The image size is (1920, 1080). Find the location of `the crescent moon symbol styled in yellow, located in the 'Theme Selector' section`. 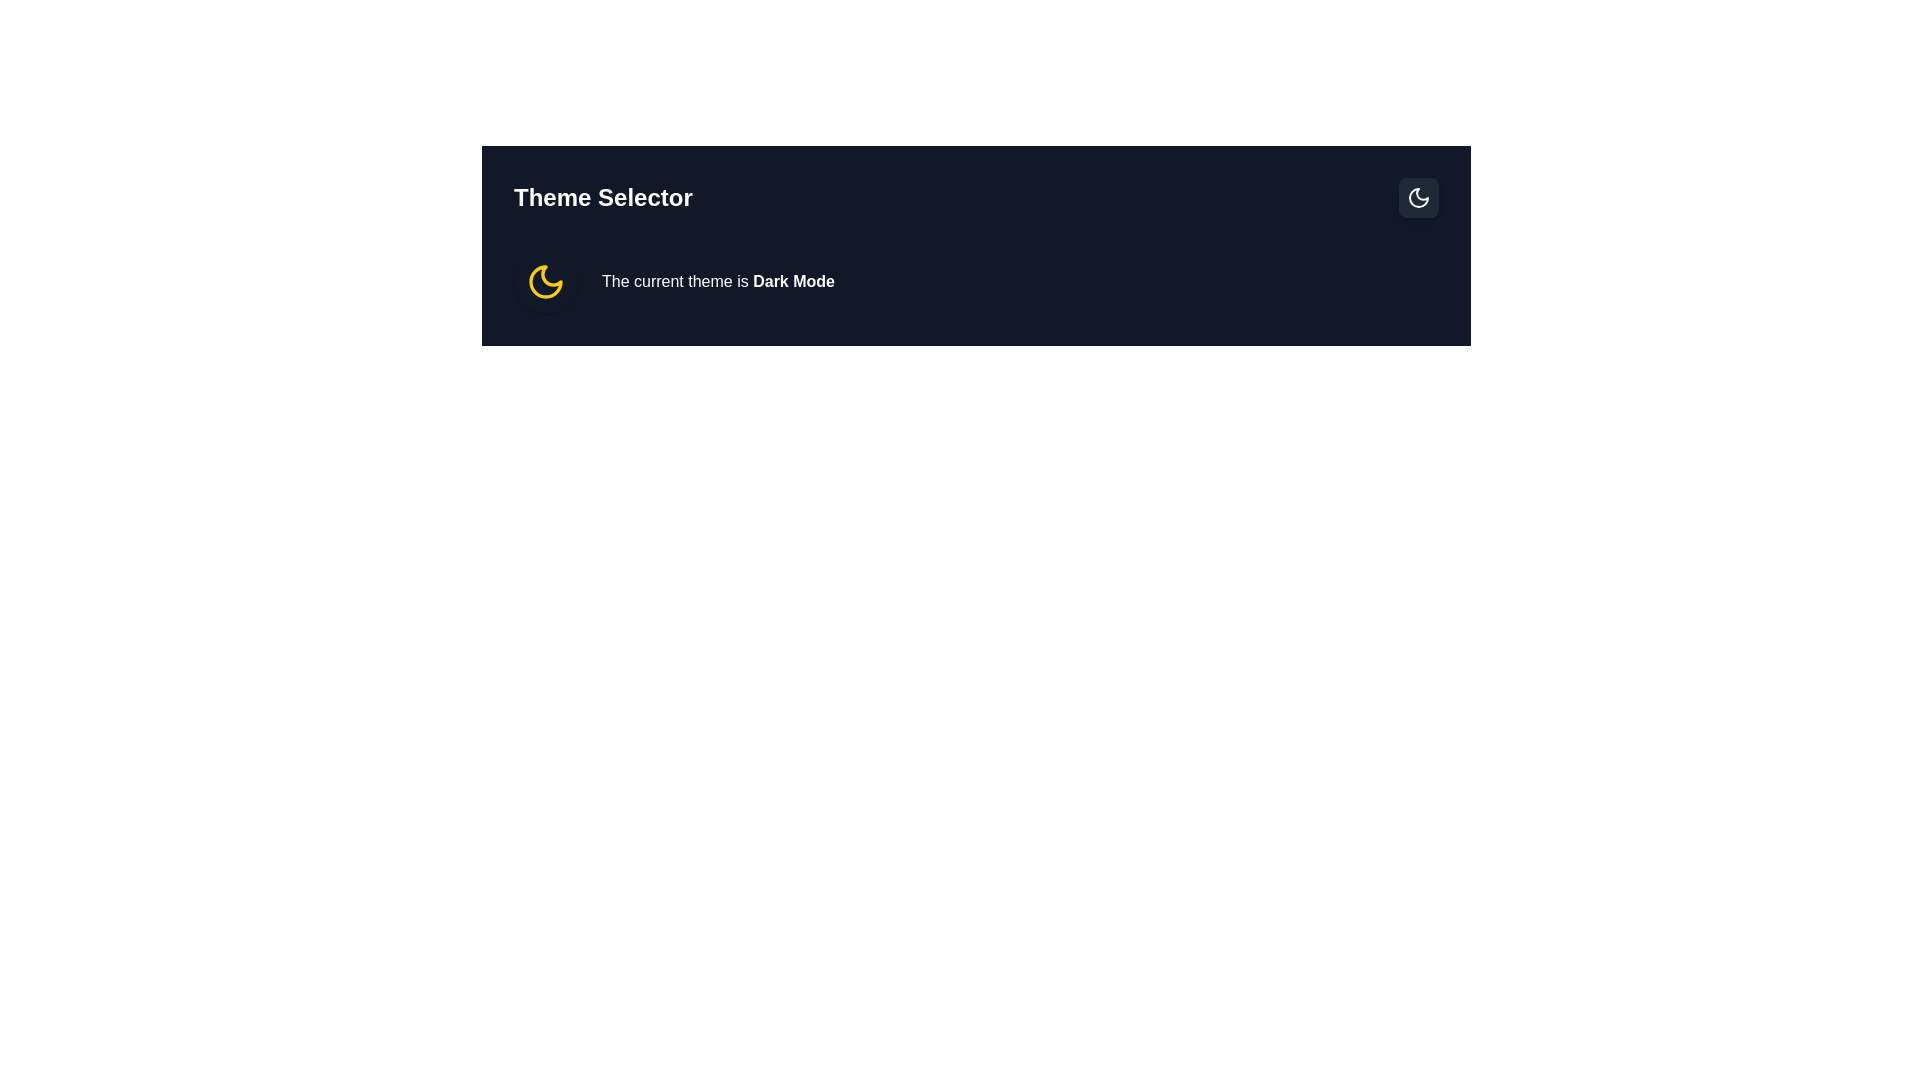

the crescent moon symbol styled in yellow, located in the 'Theme Selector' section is located at coordinates (546, 281).